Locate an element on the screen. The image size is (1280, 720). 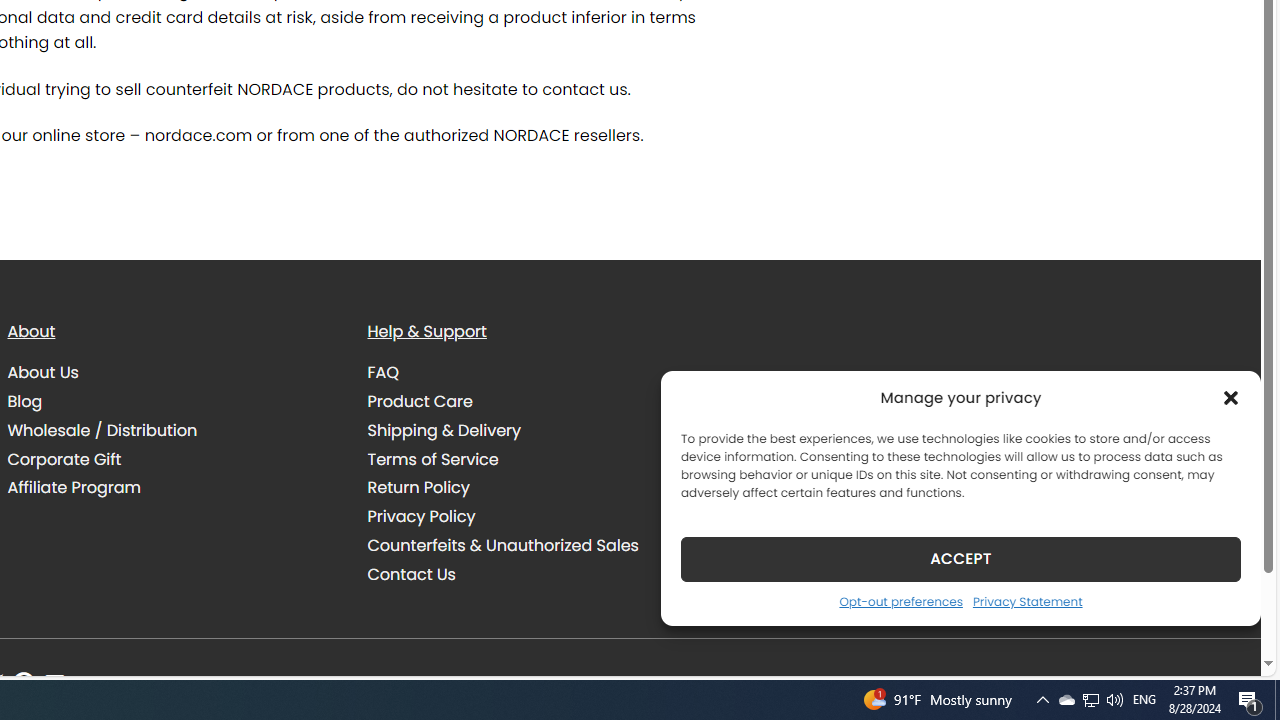
'Terms of Service' is located at coordinates (432, 458).